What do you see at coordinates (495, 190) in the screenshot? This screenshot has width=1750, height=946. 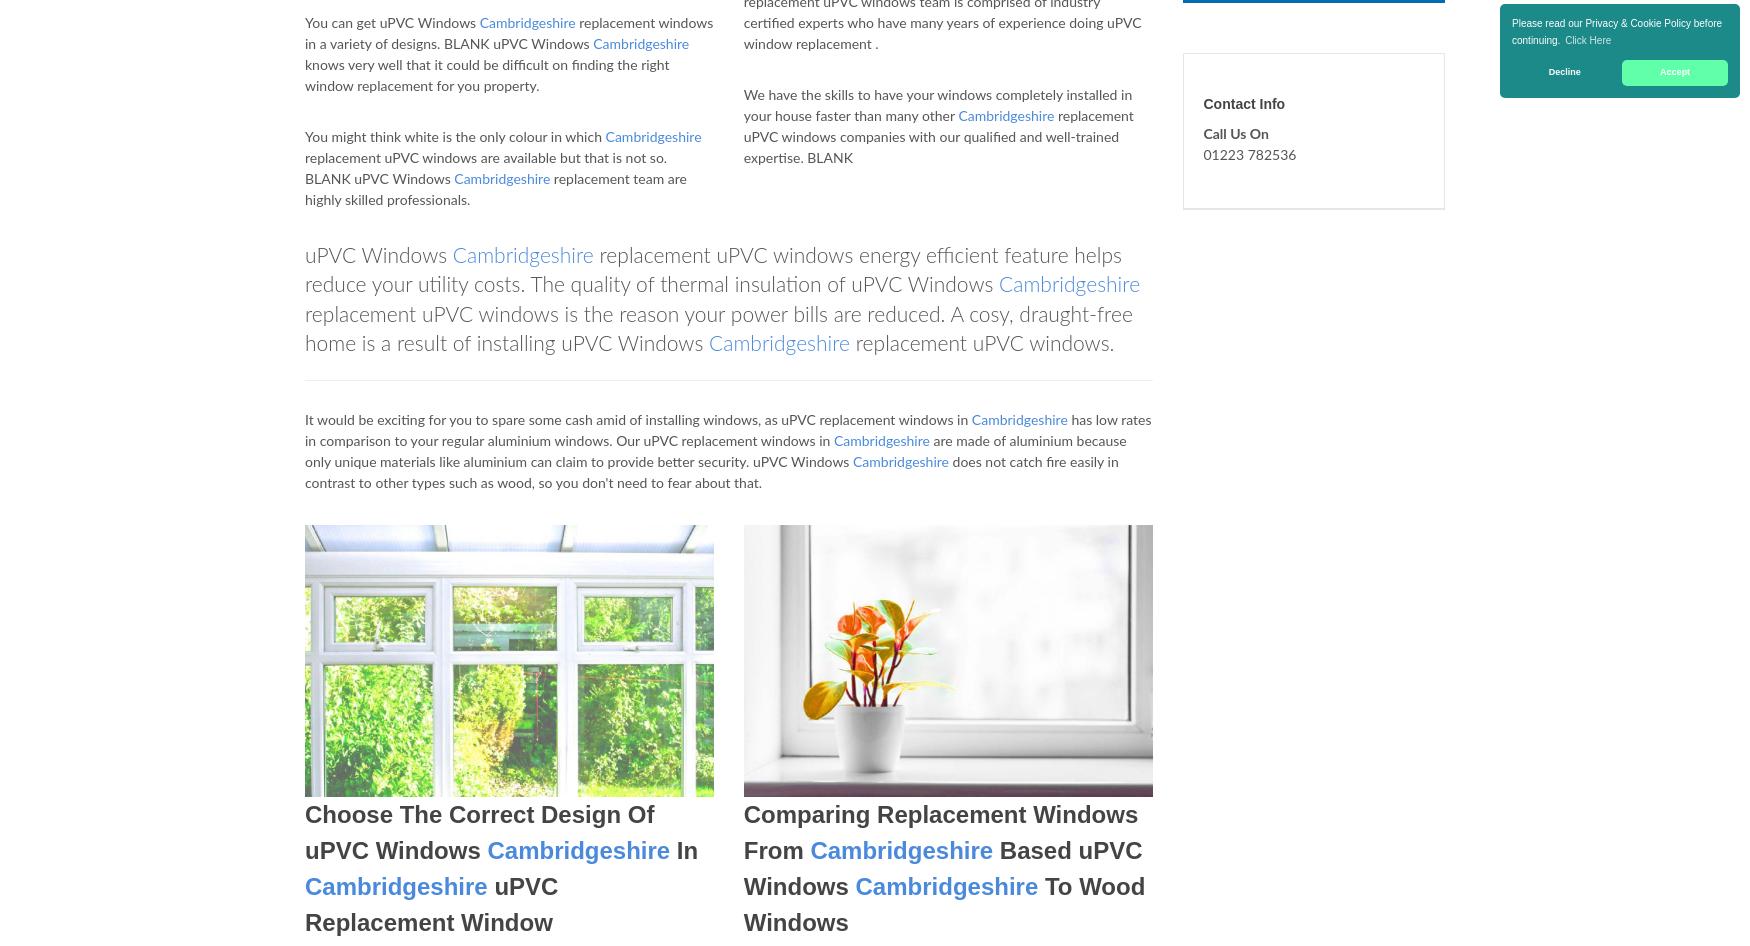 I see `'replacement team are highly skilled professionals.'` at bounding box center [495, 190].